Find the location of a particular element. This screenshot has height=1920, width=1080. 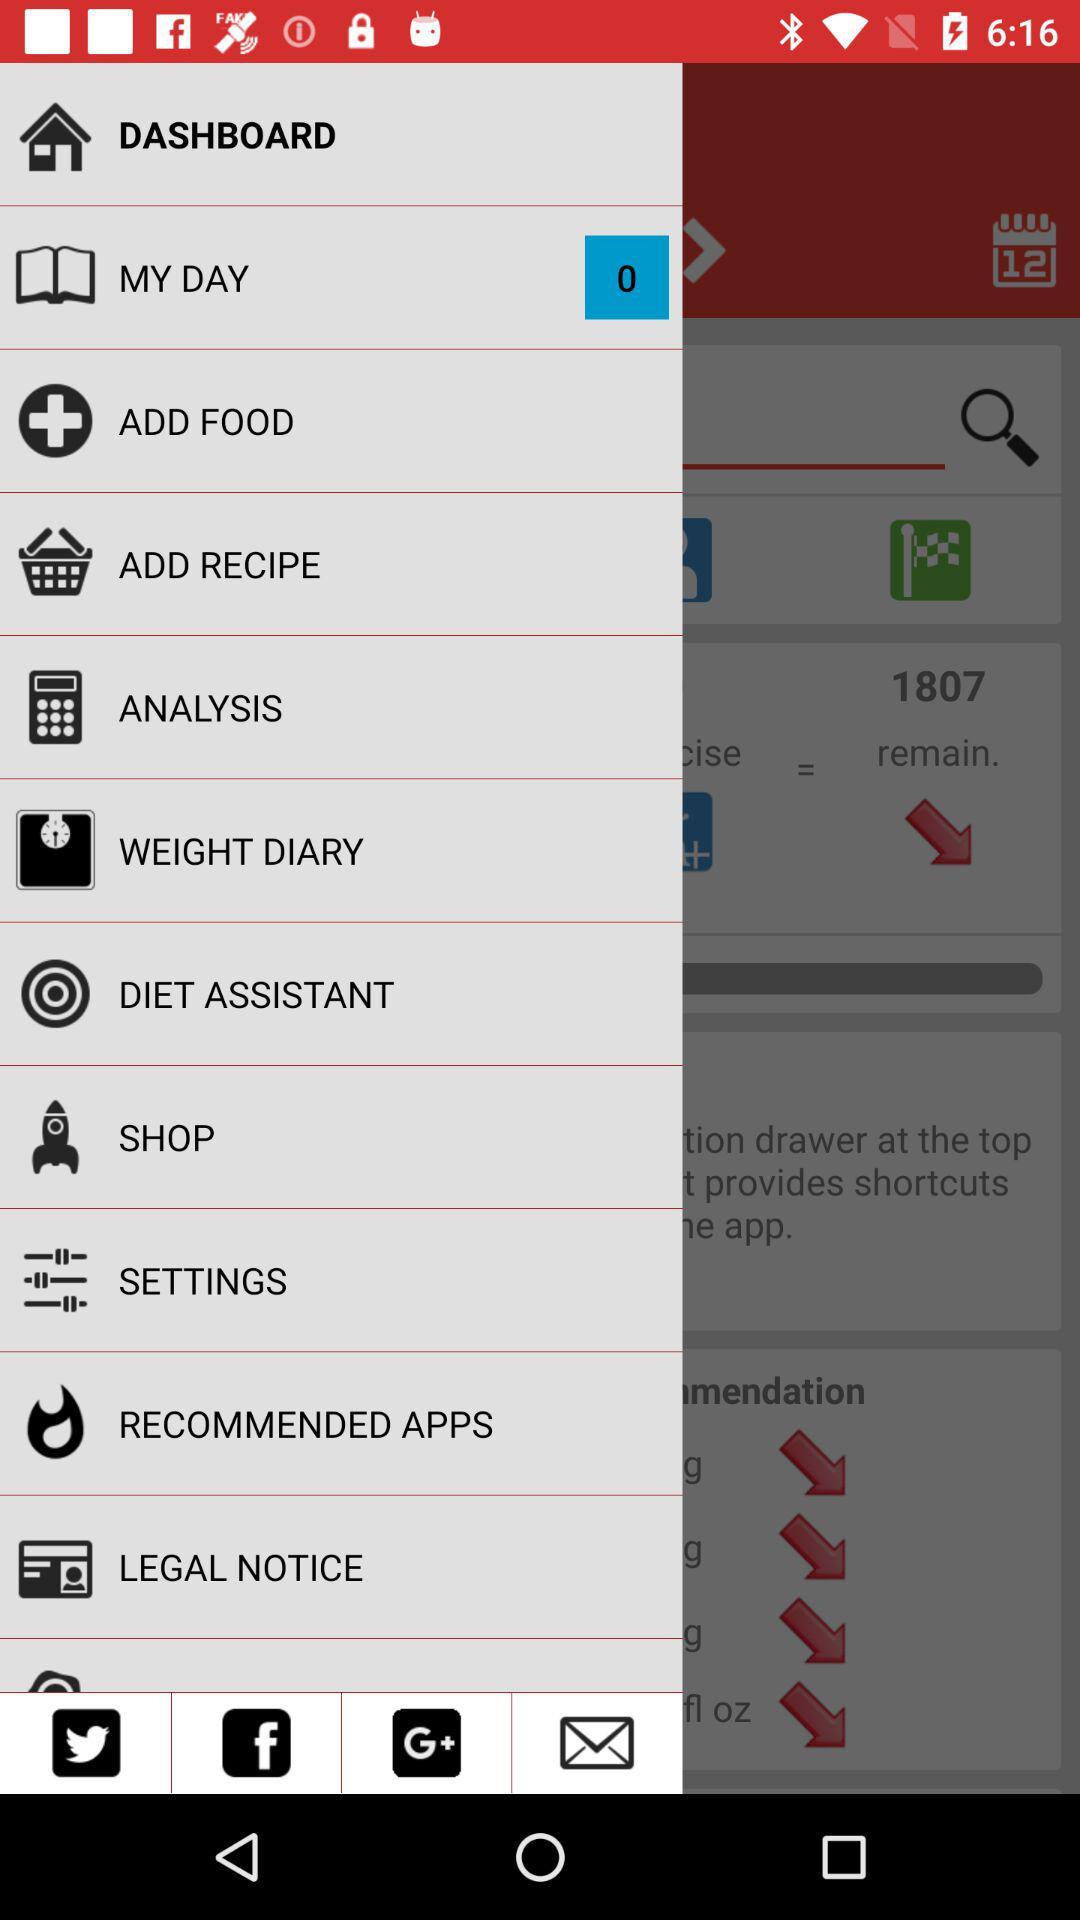

the arrow_forward icon is located at coordinates (703, 249).